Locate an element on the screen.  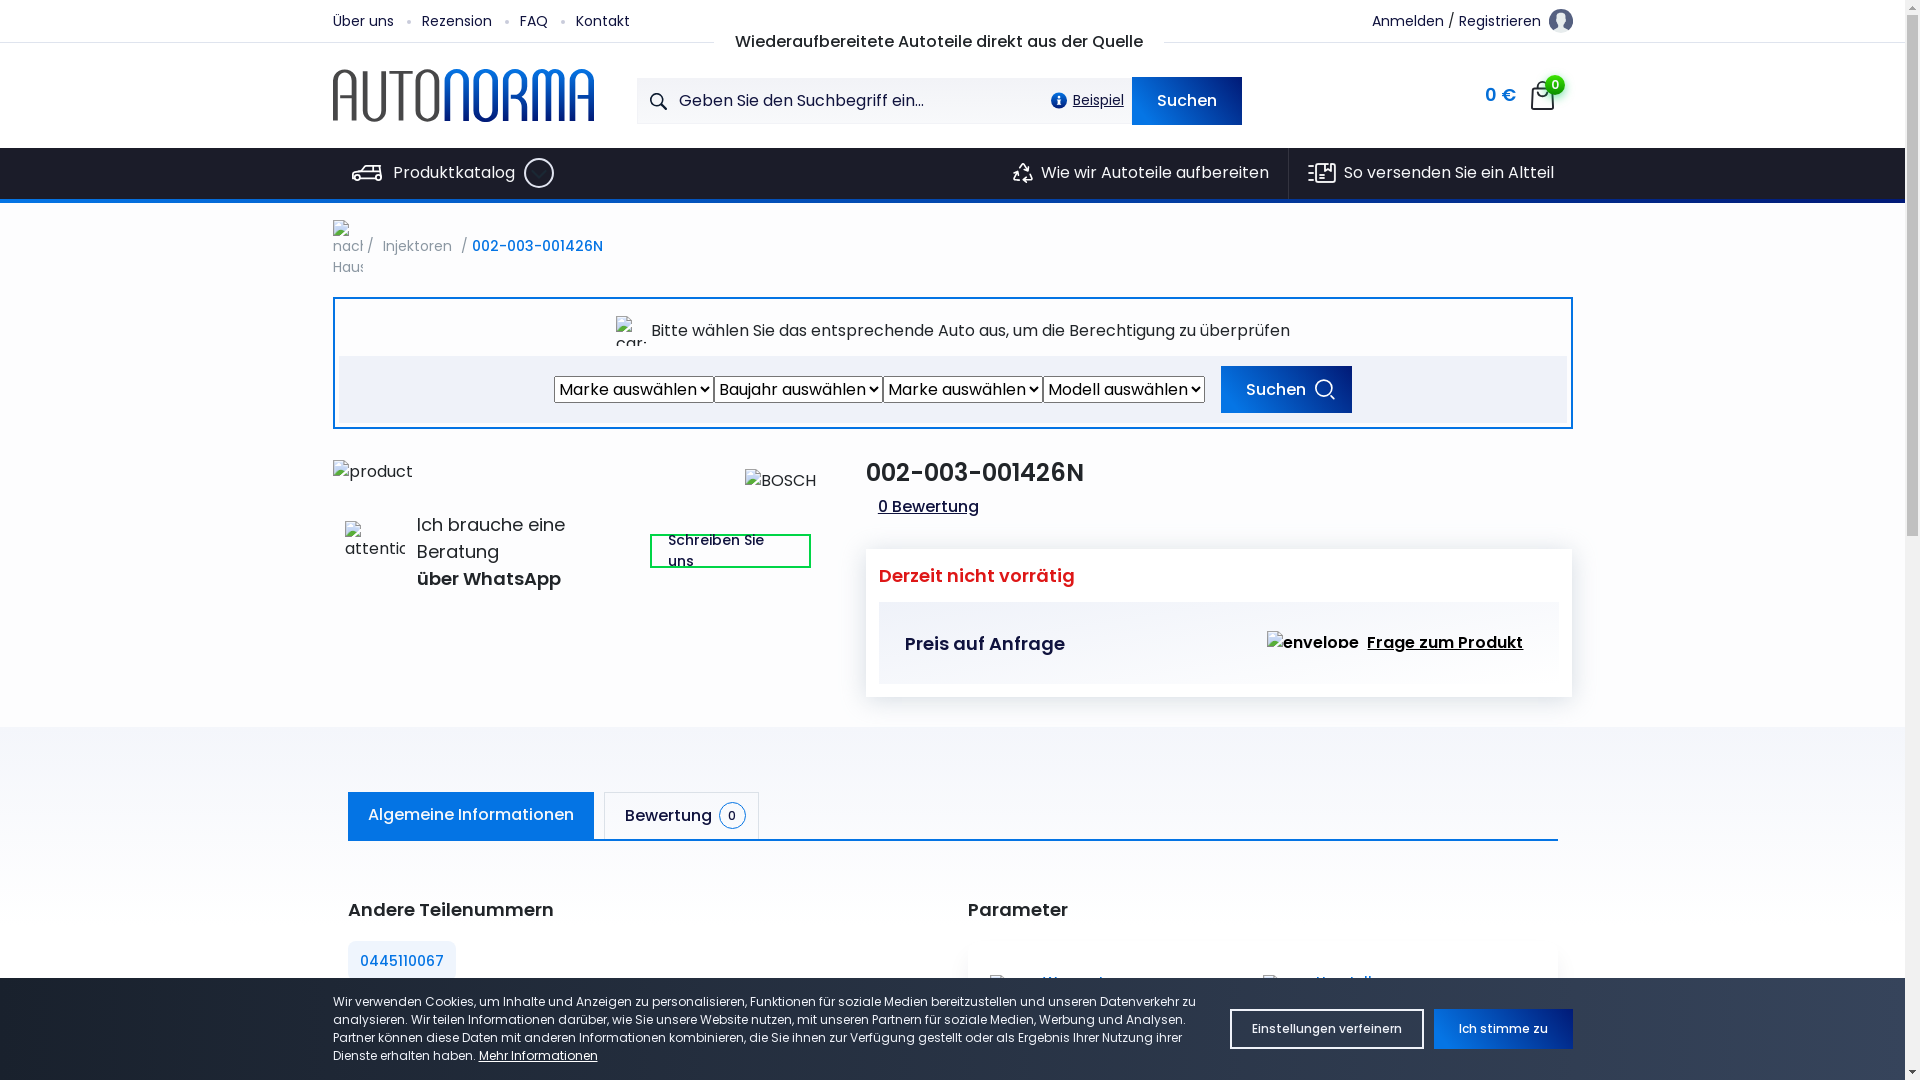
'Registrieren' is located at coordinates (1499, 20).